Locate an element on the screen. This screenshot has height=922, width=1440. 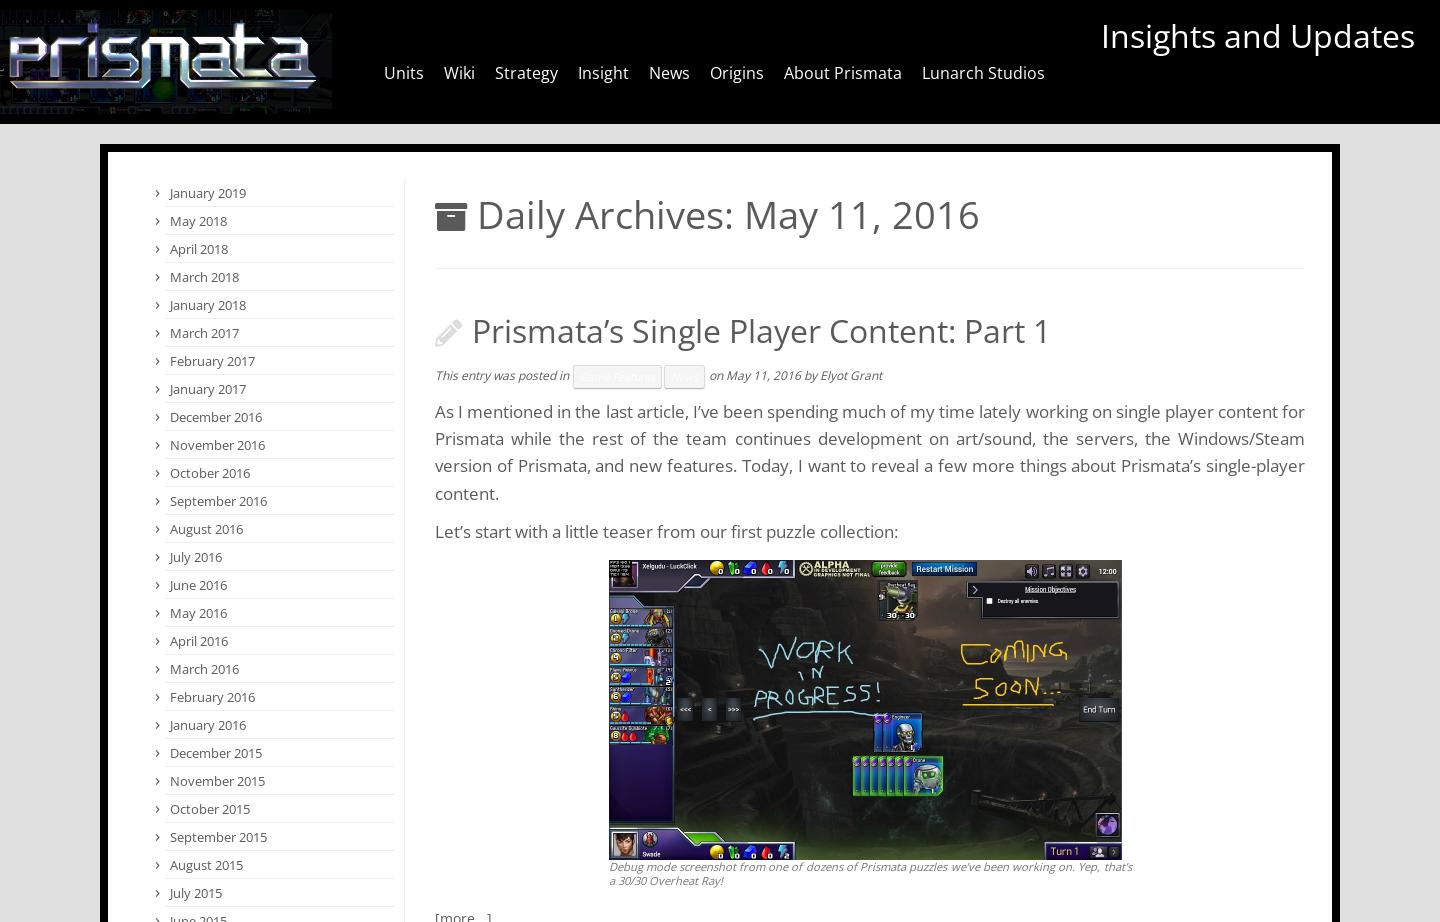
'August 2016' is located at coordinates (206, 529).